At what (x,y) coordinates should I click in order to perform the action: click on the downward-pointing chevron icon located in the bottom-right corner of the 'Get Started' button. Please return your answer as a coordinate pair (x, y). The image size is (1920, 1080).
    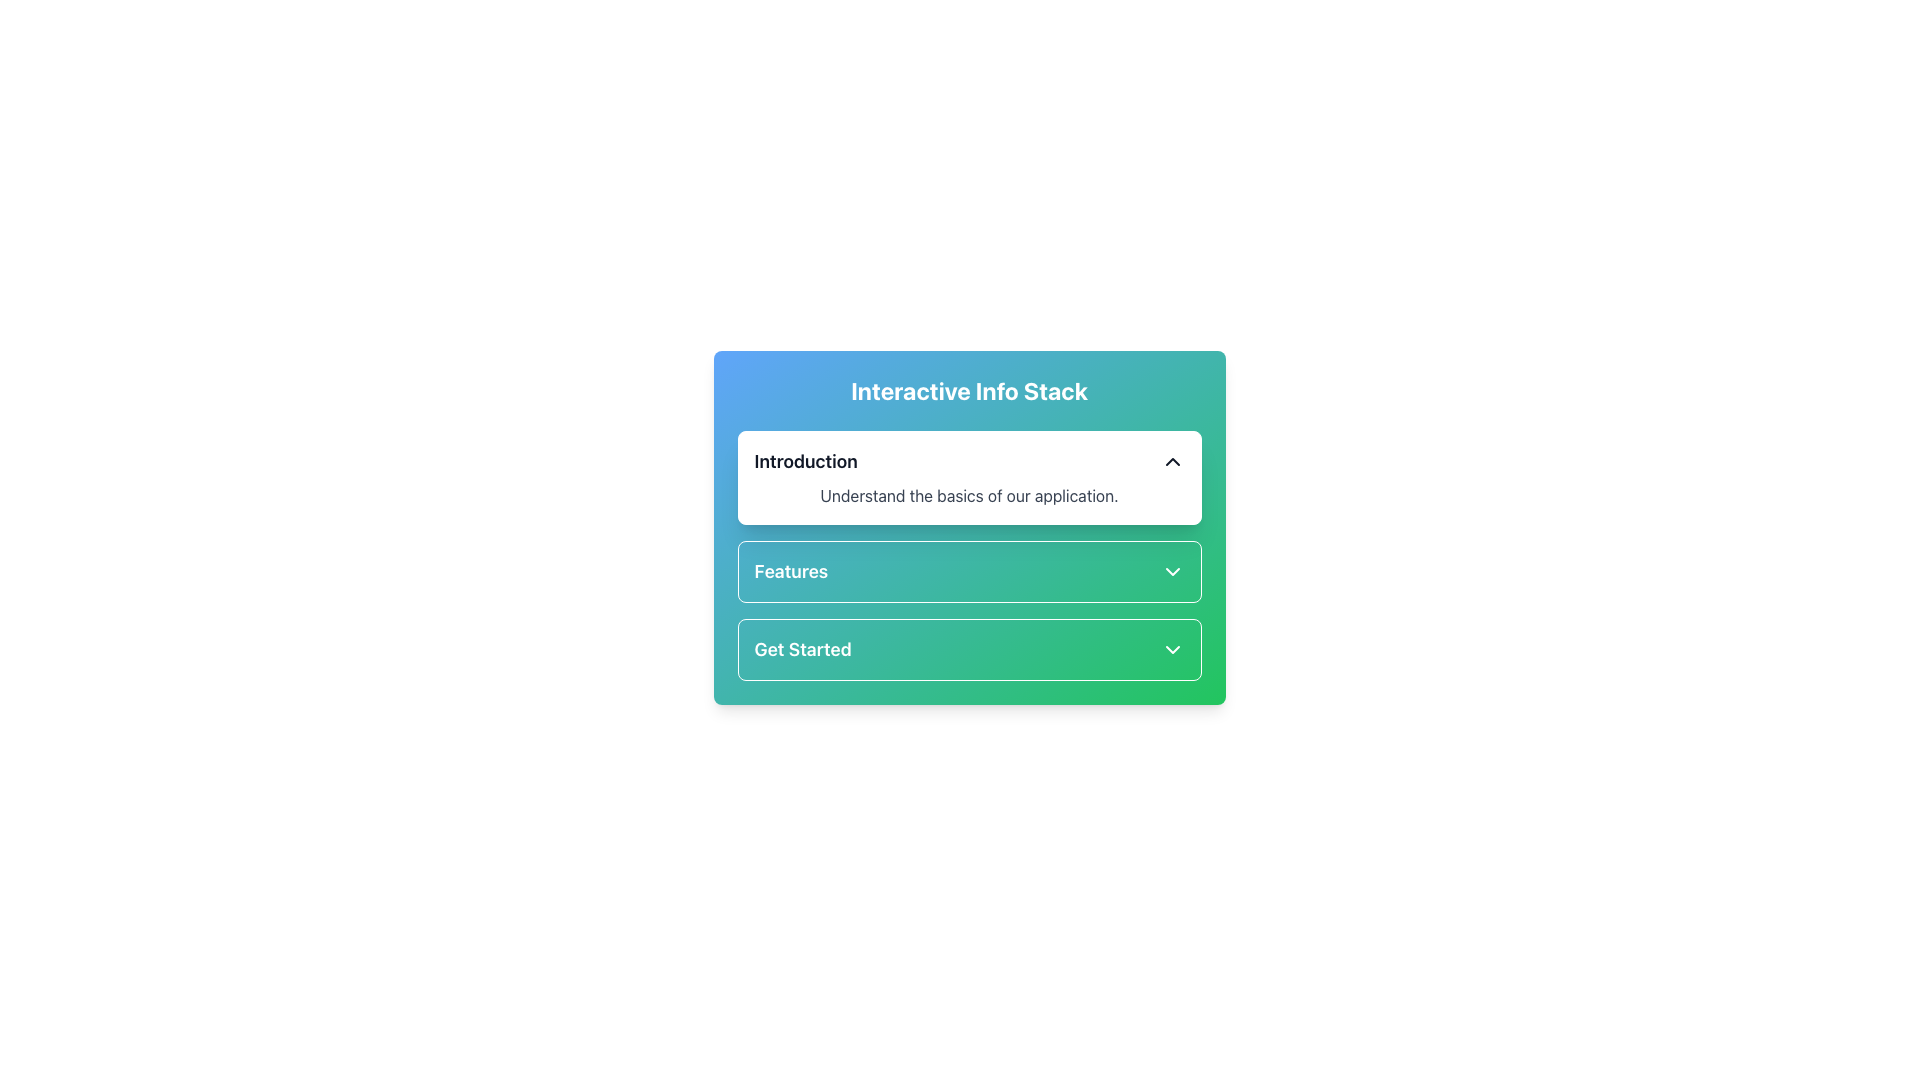
    Looking at the image, I should click on (1172, 650).